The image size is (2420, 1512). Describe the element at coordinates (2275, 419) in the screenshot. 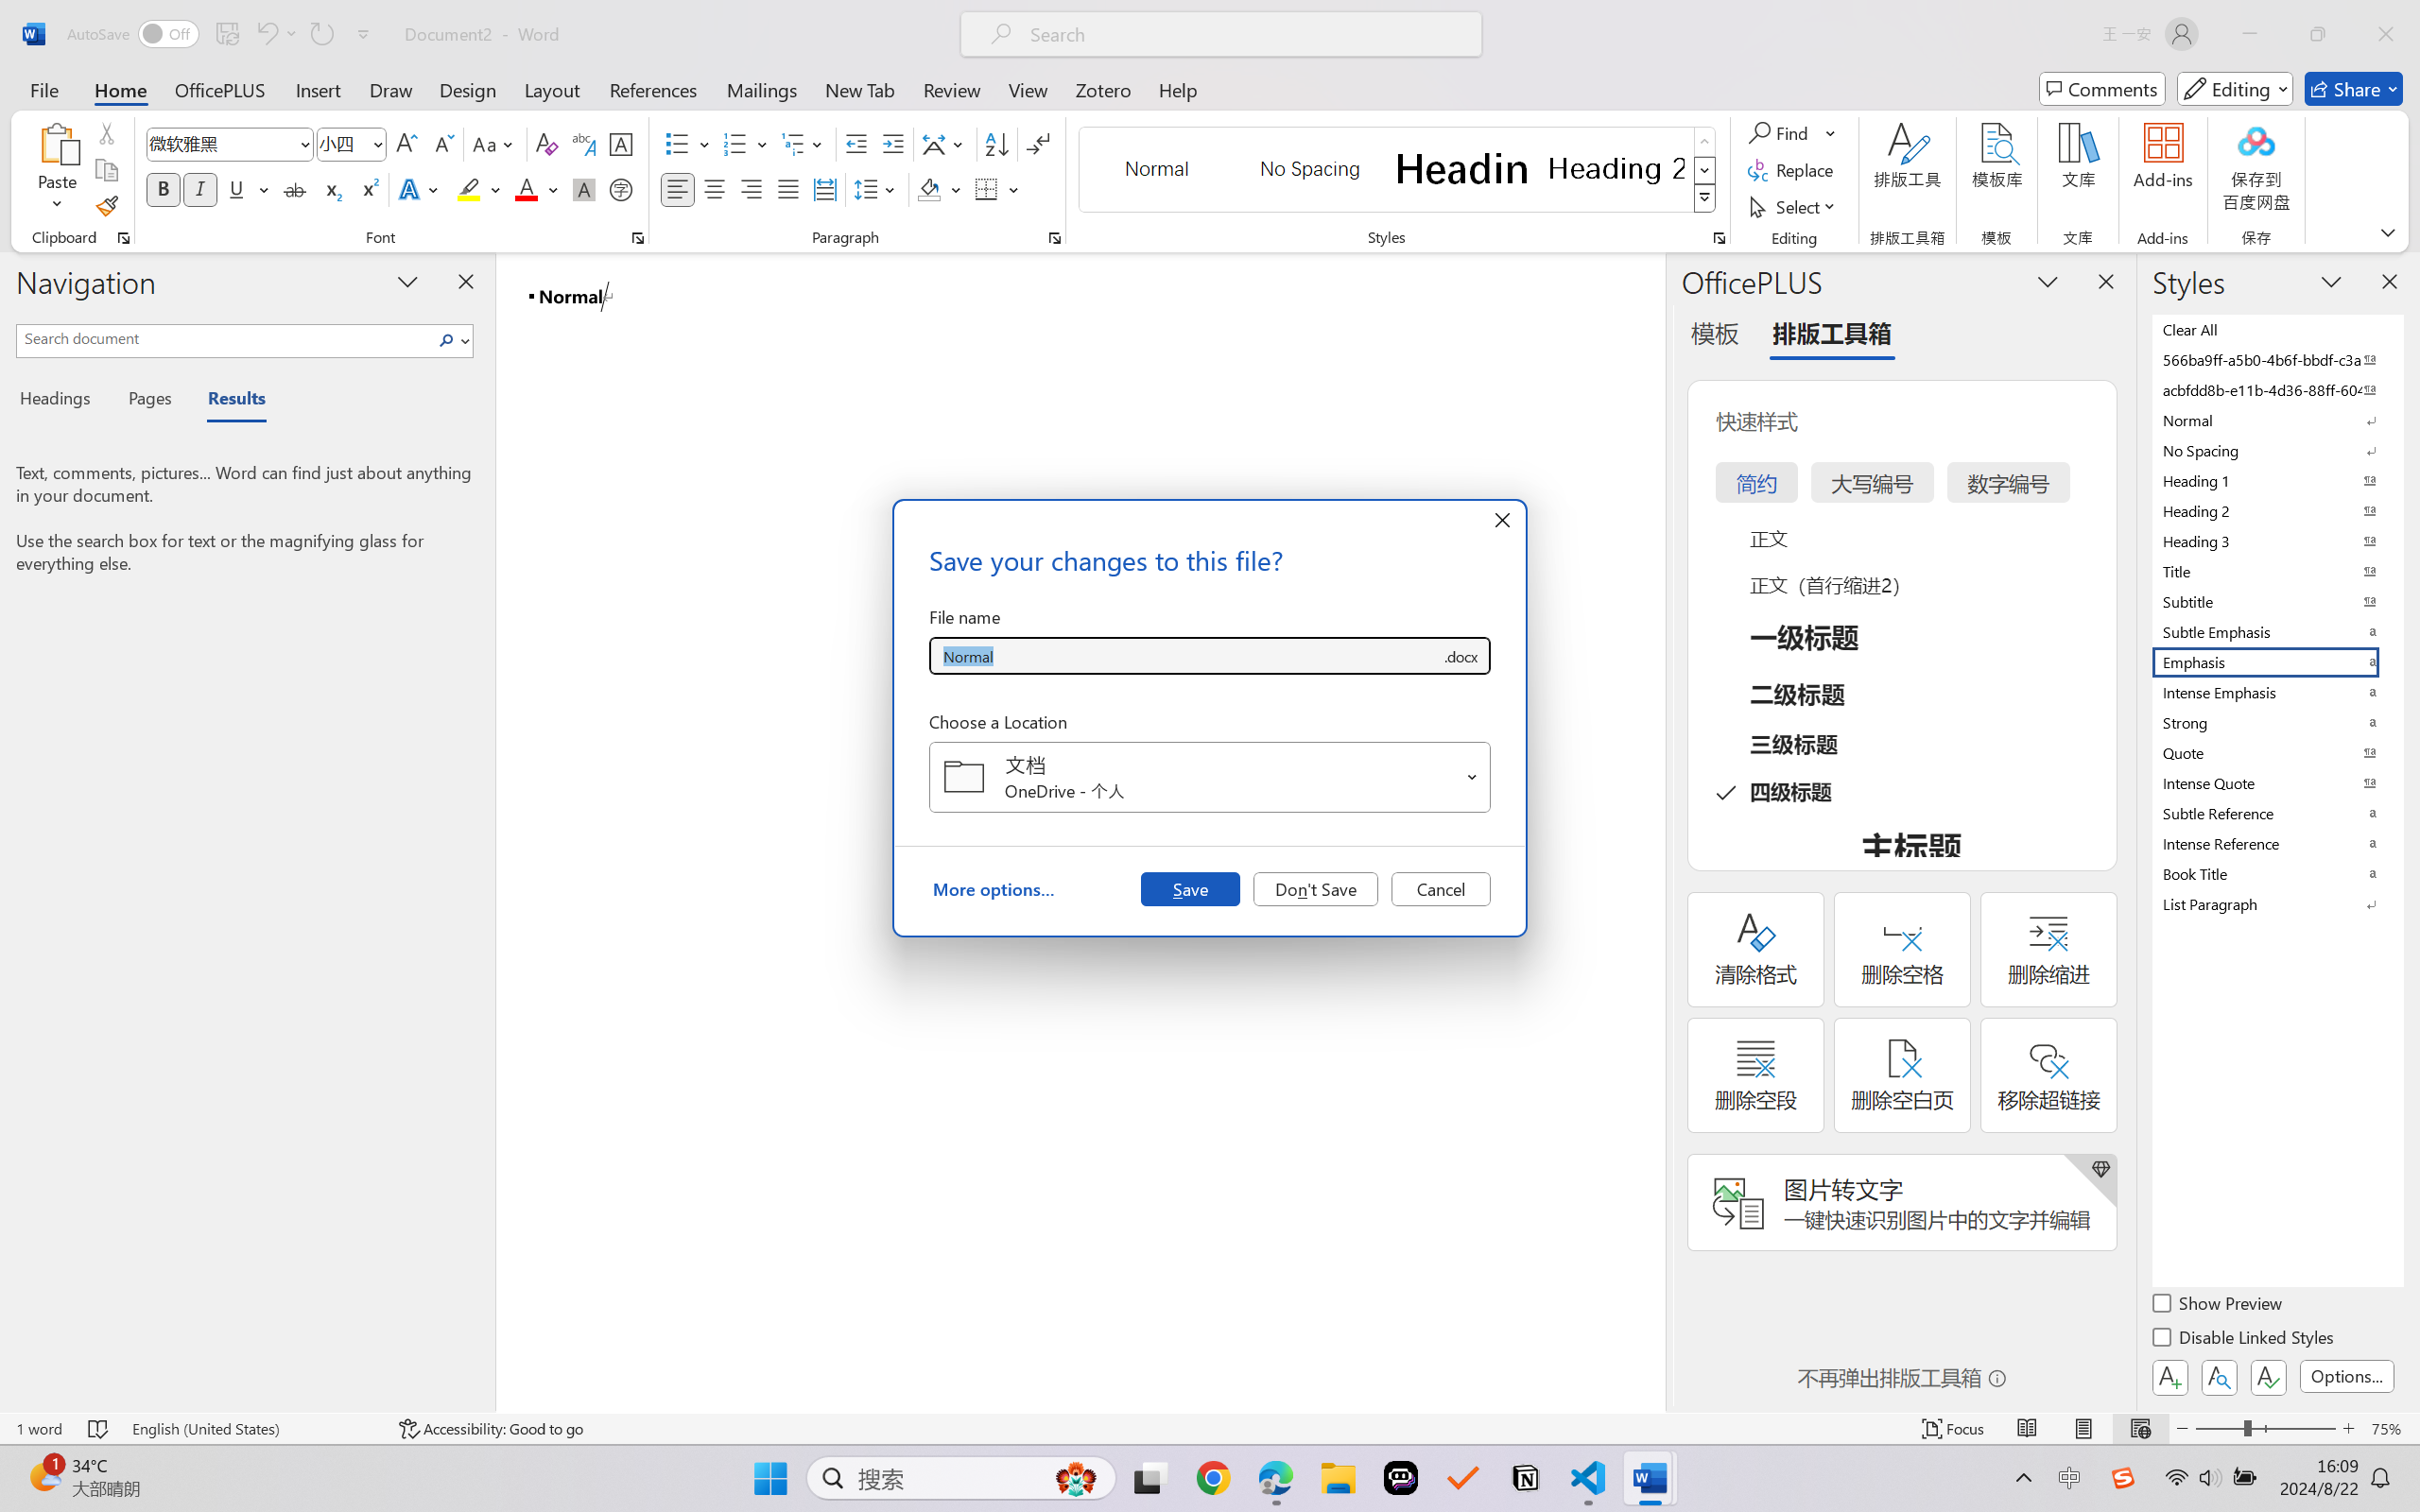

I see `'Normal'` at that location.